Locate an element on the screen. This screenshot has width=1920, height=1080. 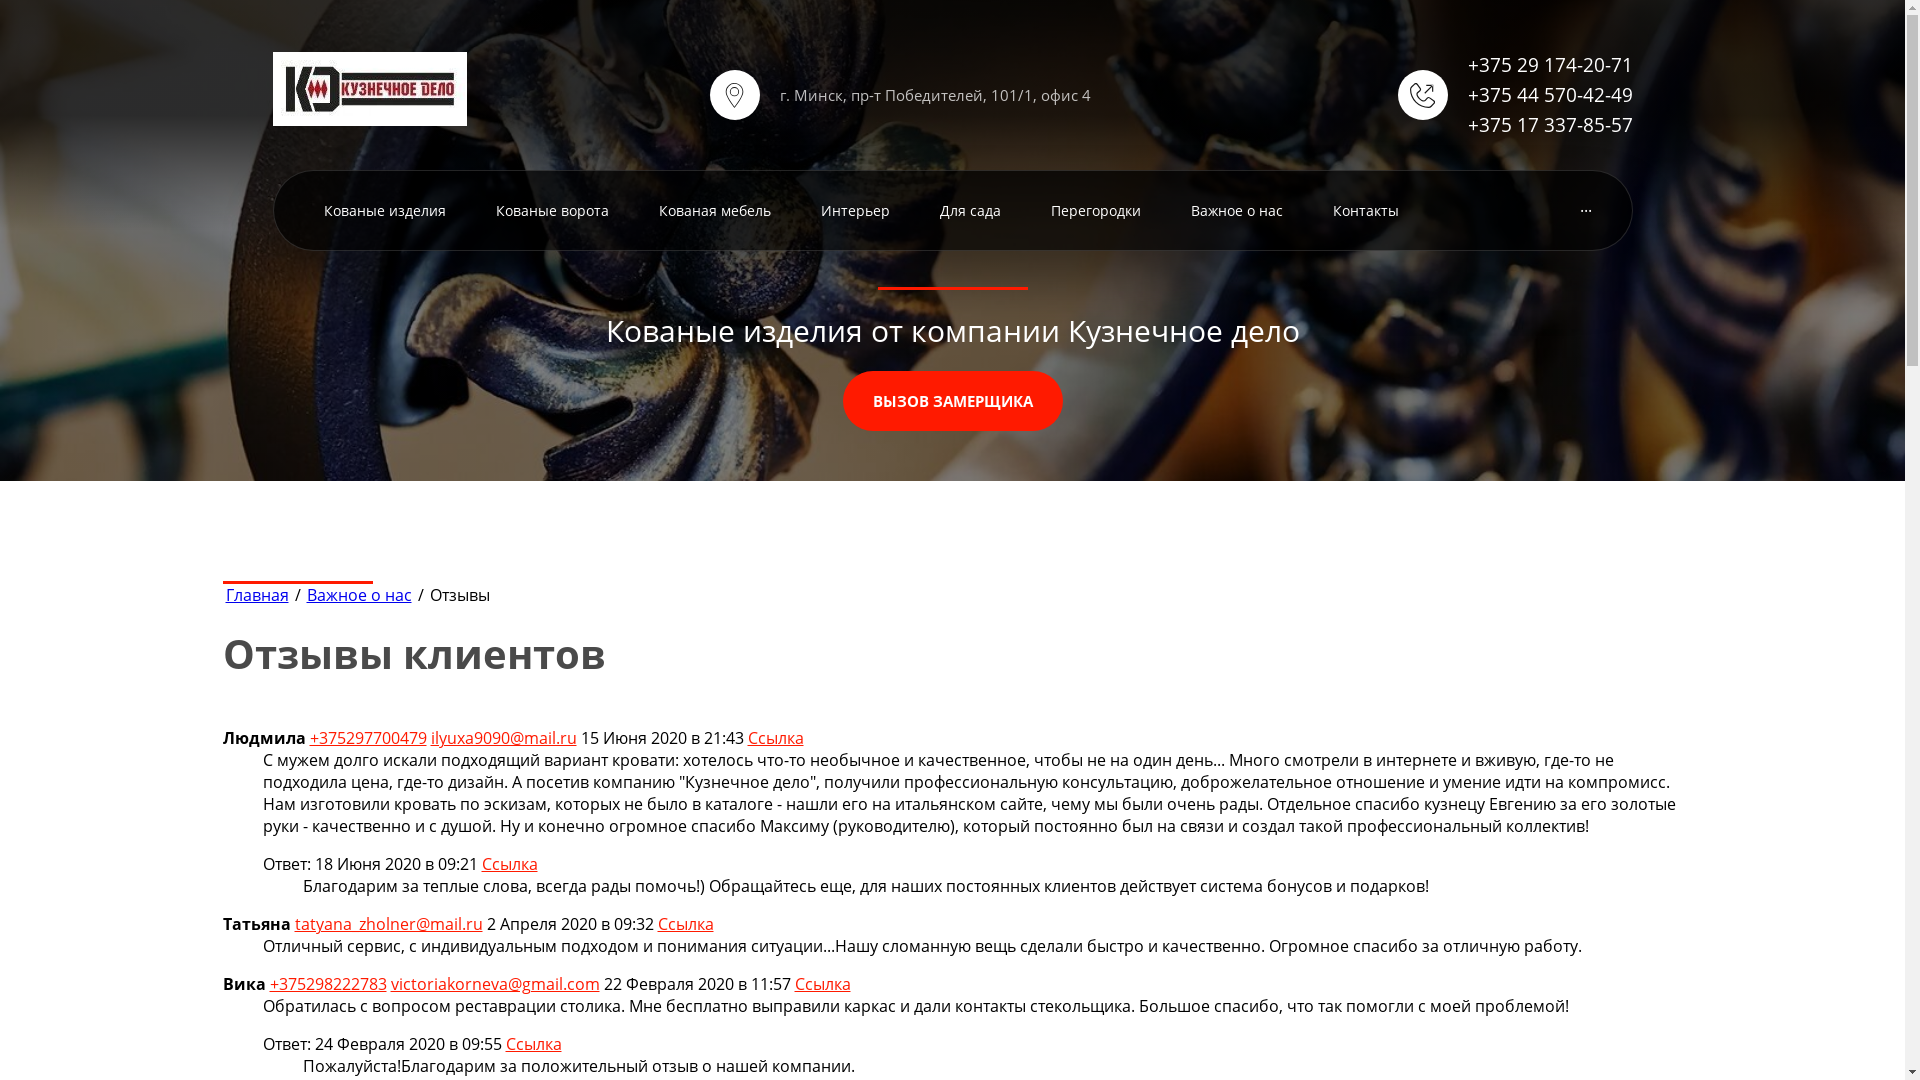
'...' is located at coordinates (1568, 205).